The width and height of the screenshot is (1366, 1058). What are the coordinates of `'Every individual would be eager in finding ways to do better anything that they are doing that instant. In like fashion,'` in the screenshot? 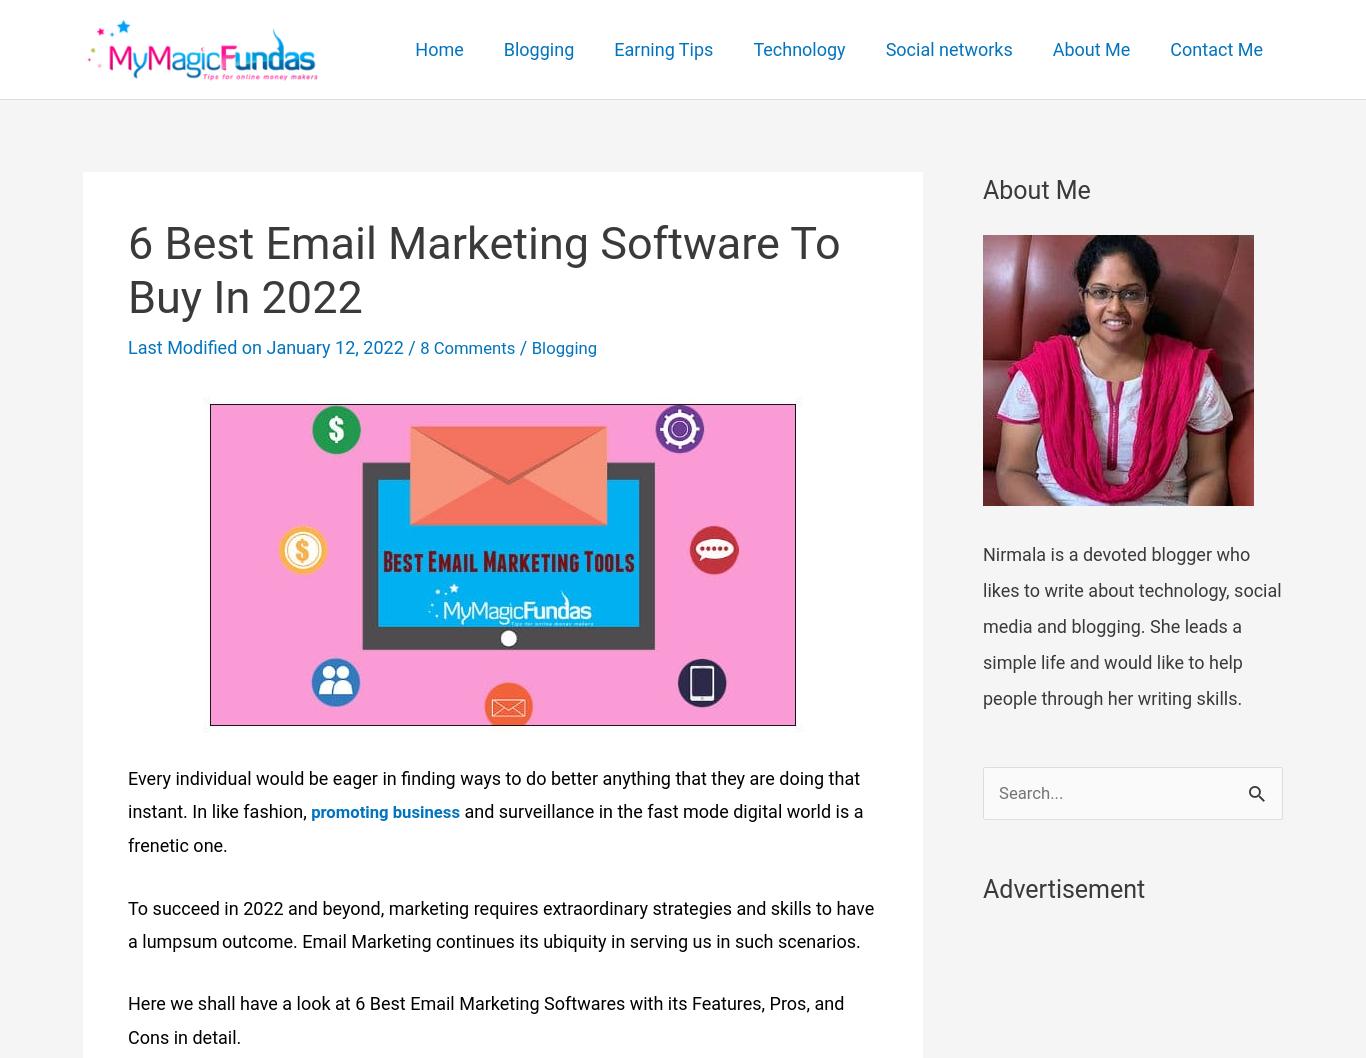 It's located at (493, 794).